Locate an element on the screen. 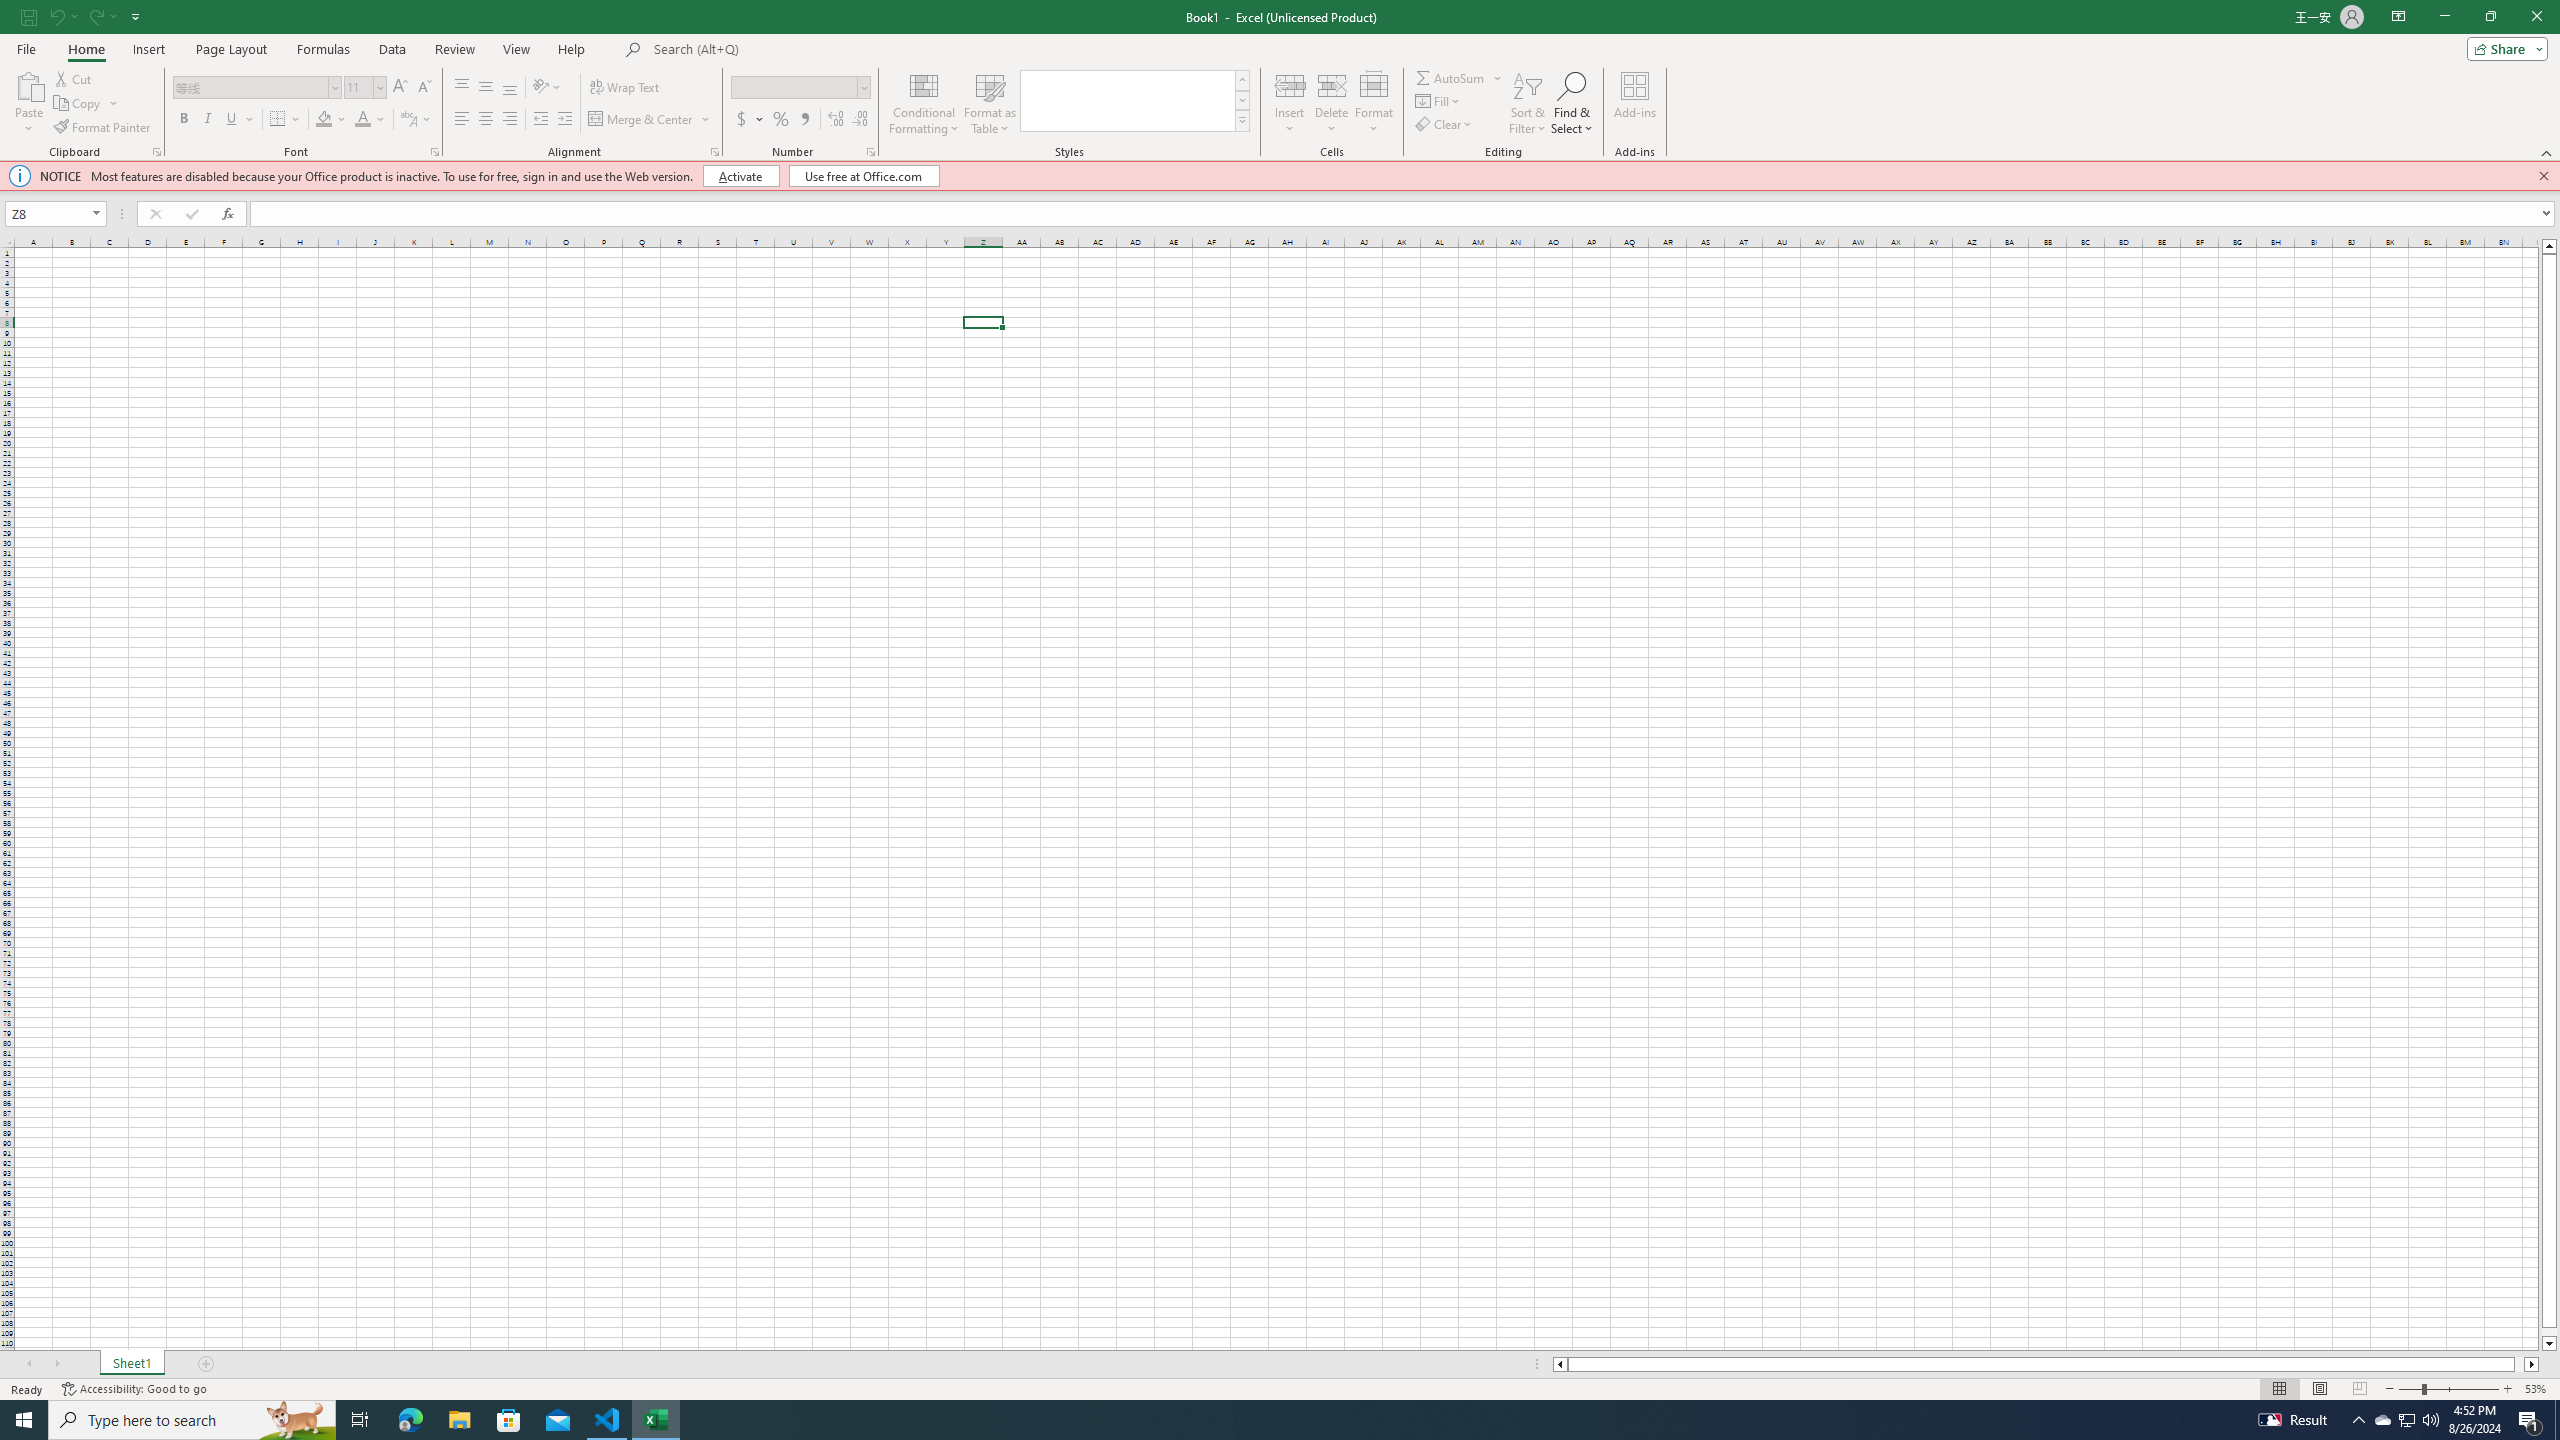 Image resolution: width=2560 pixels, height=1440 pixels. 'Underline' is located at coordinates (239, 118).